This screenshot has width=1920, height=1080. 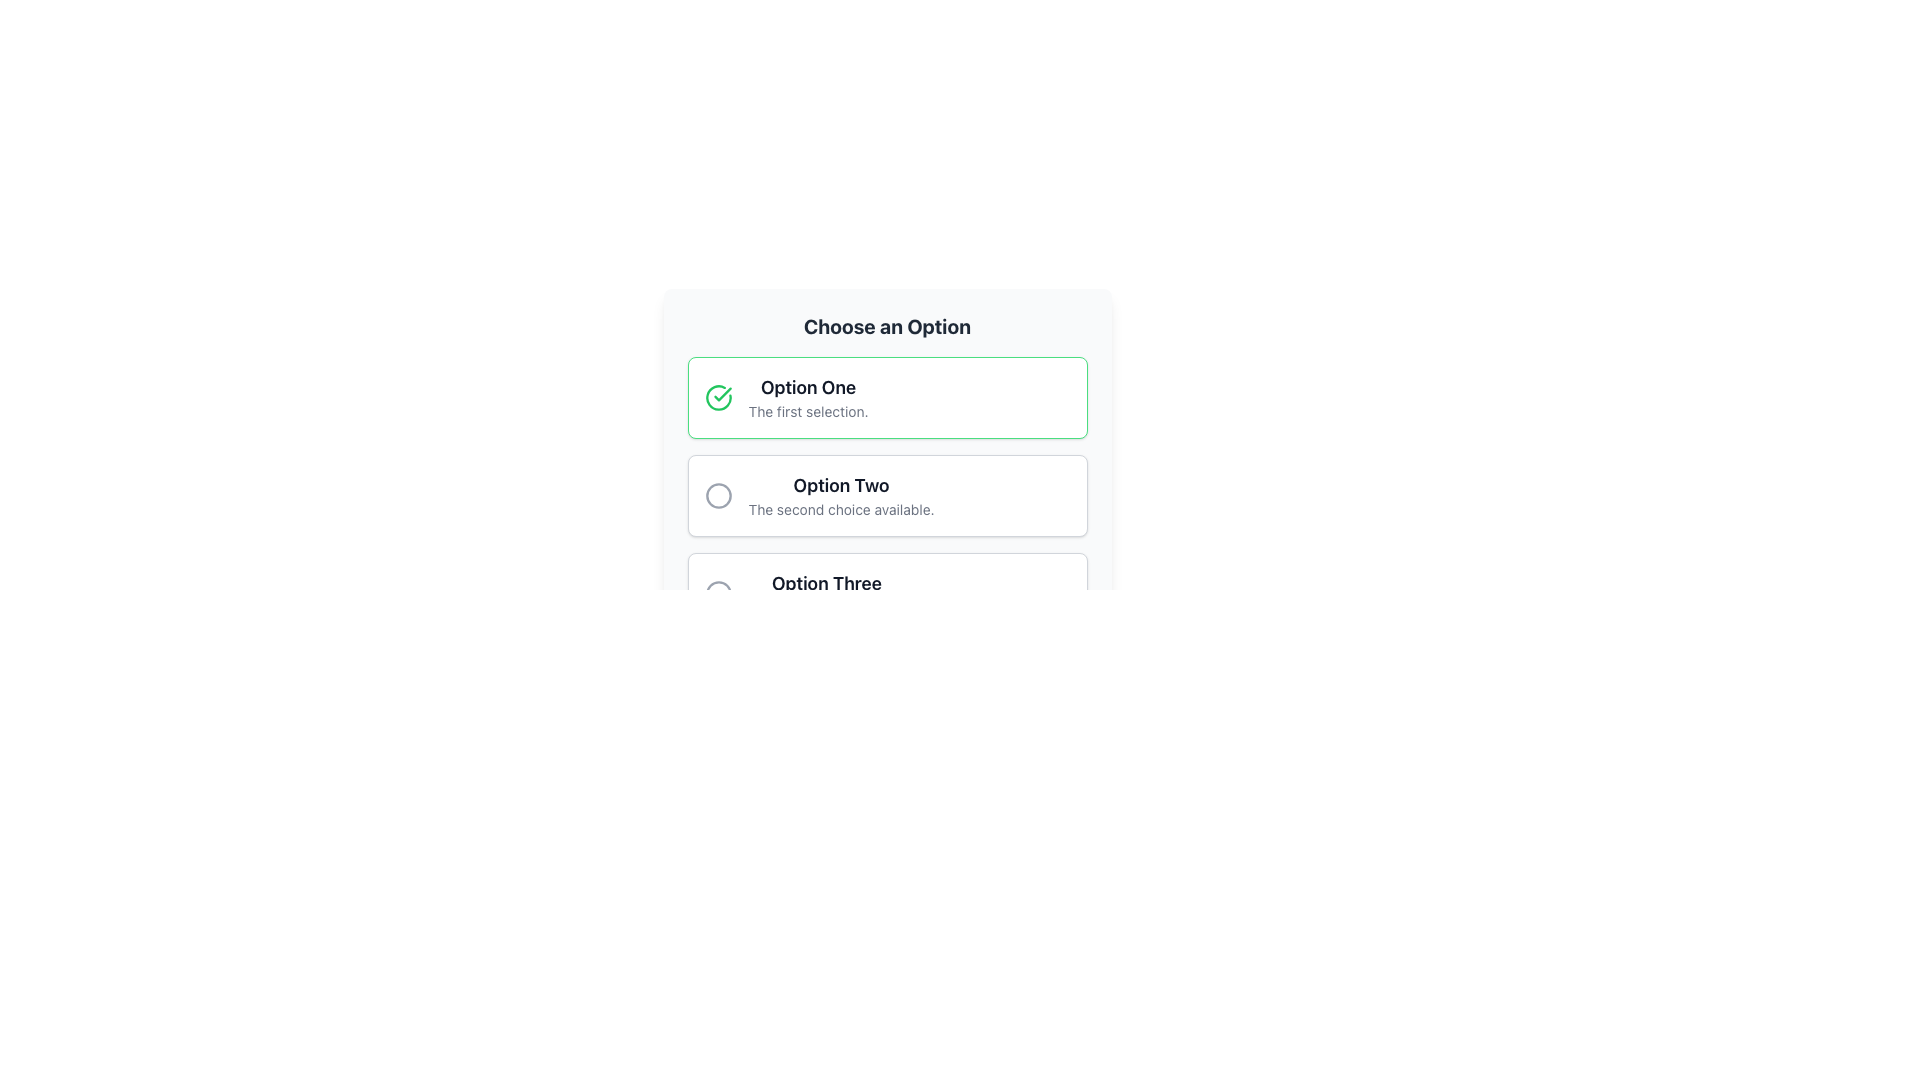 I want to click on the 'Option Two' button styled as a card, so click(x=886, y=495).